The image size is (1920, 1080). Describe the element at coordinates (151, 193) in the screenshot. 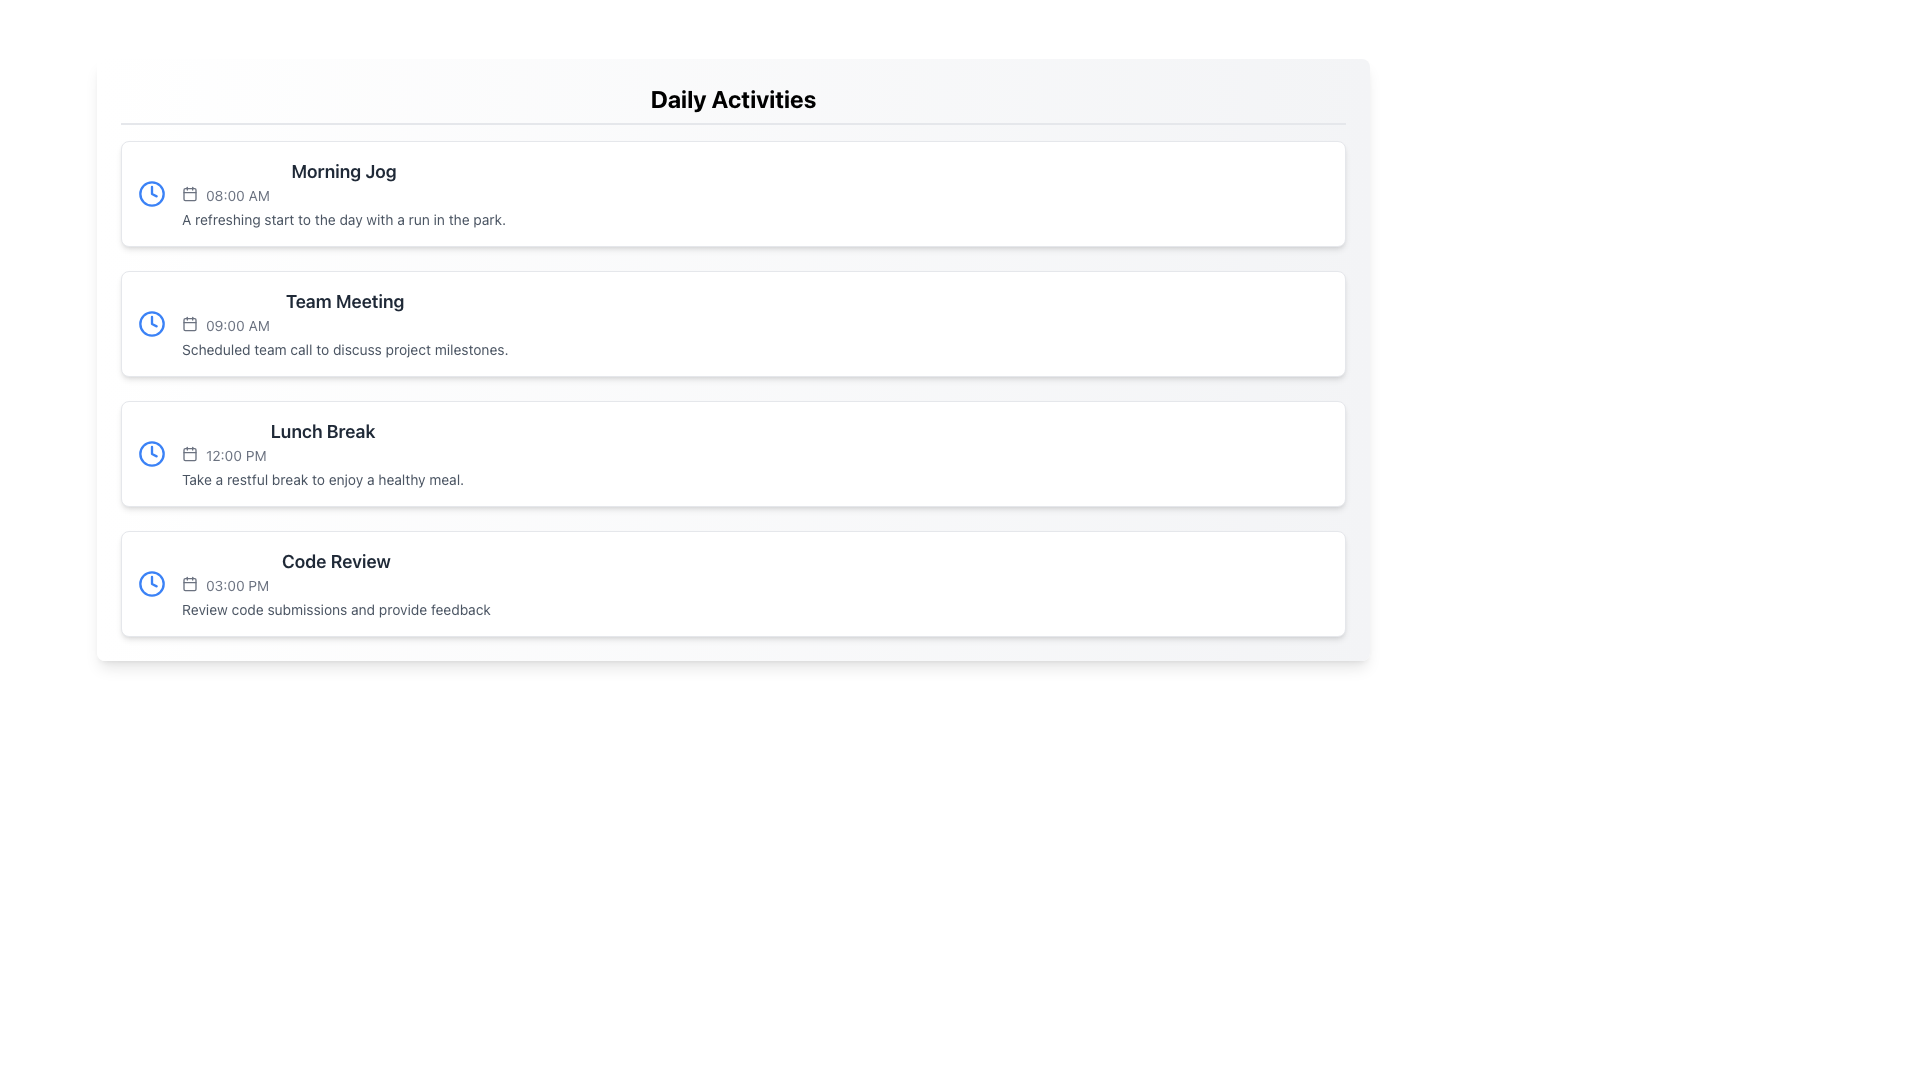

I see `the SVG Circle element that represents the first clock icon in the vertical list of activities, located to the left of the text 'Morning Jog'` at that location.